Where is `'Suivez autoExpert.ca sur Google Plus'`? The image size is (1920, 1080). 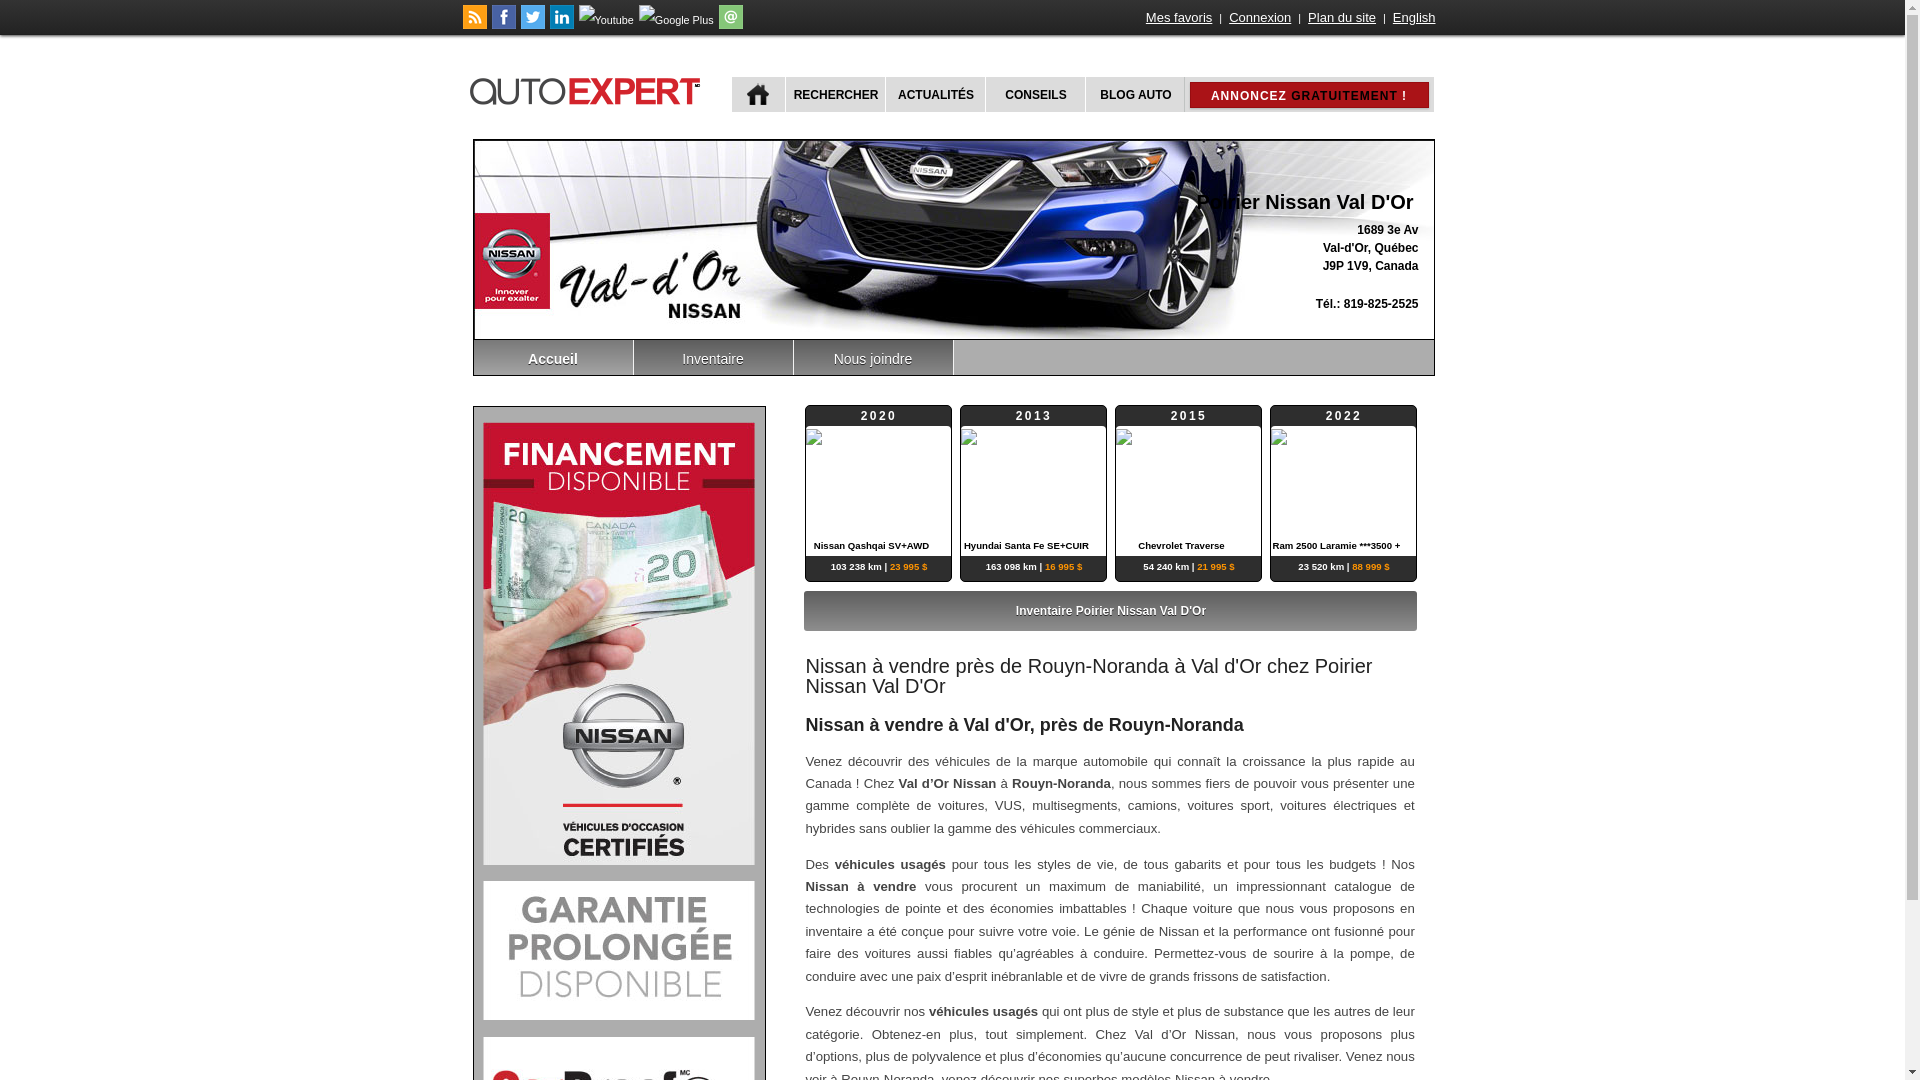
'Suivez autoExpert.ca sur Google Plus' is located at coordinates (676, 19).